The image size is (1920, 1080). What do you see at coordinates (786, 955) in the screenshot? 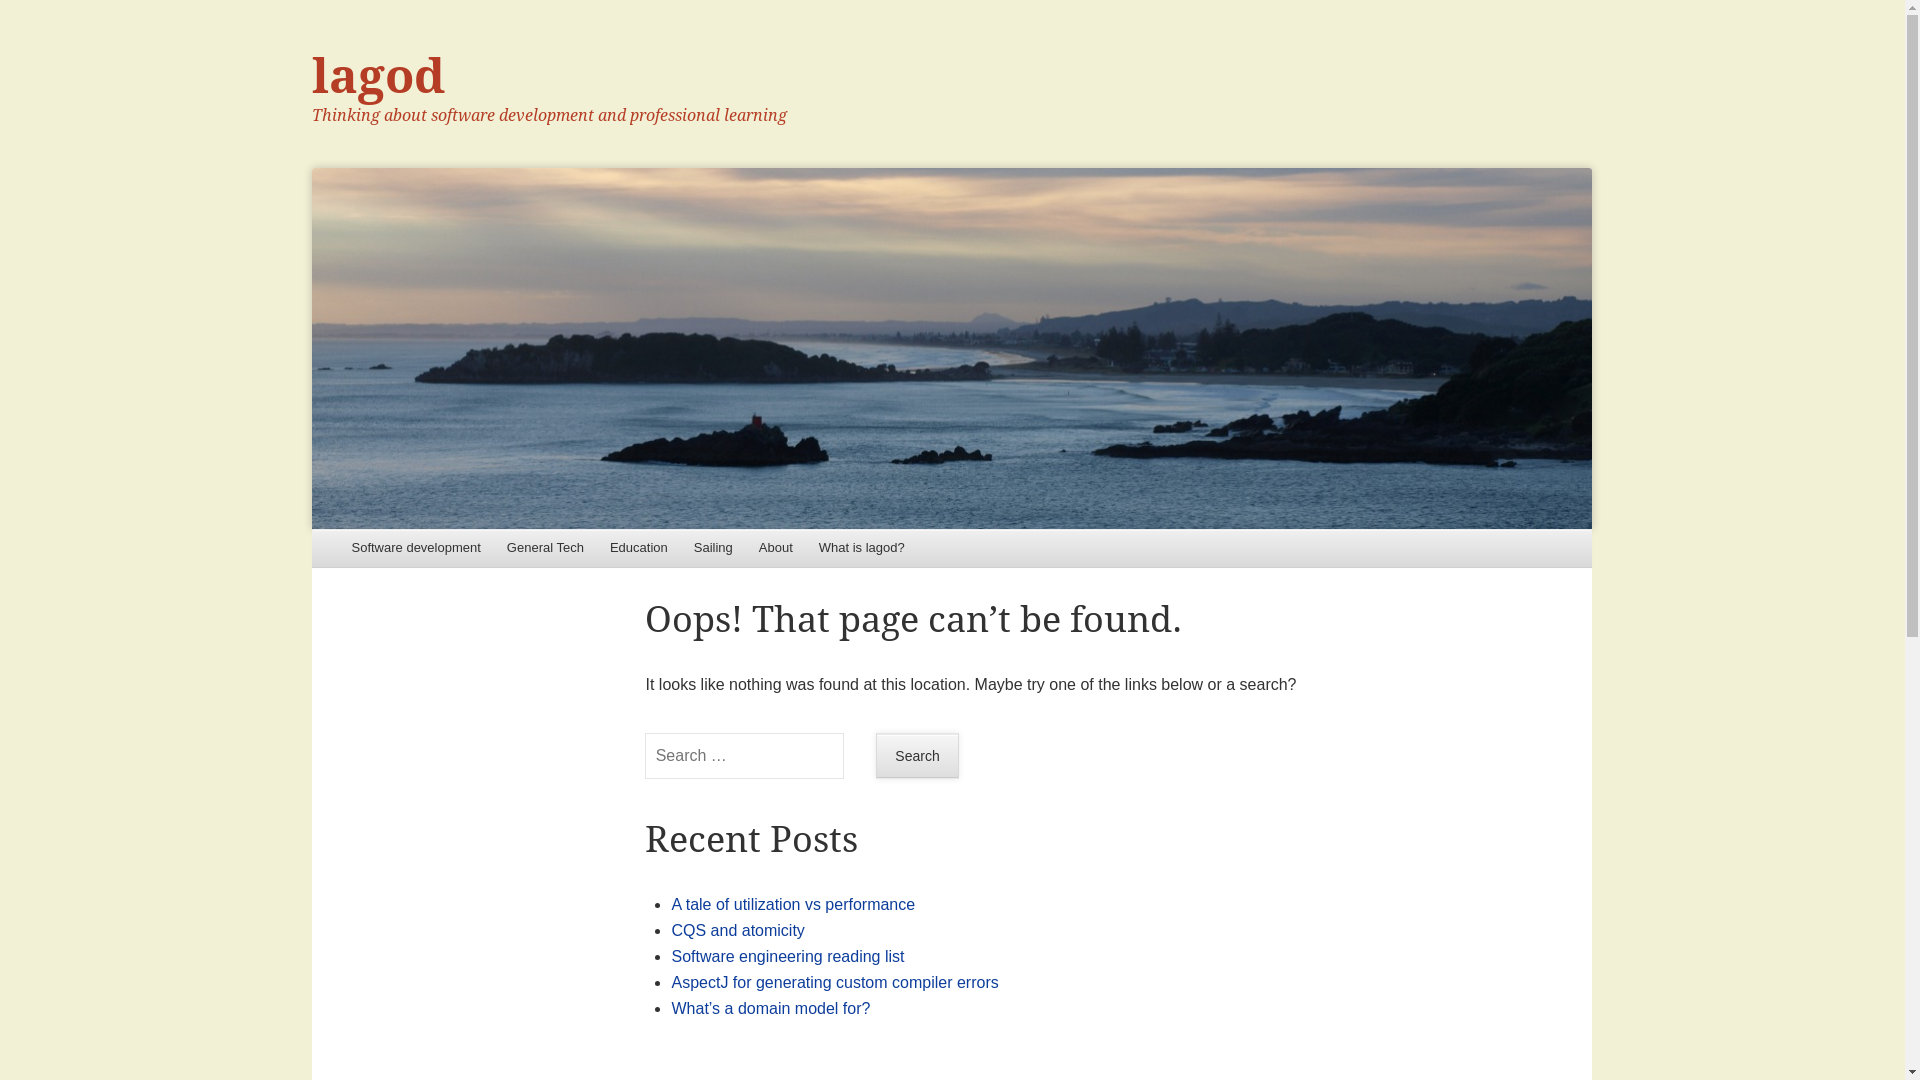
I see `'Software engineering reading list'` at bounding box center [786, 955].